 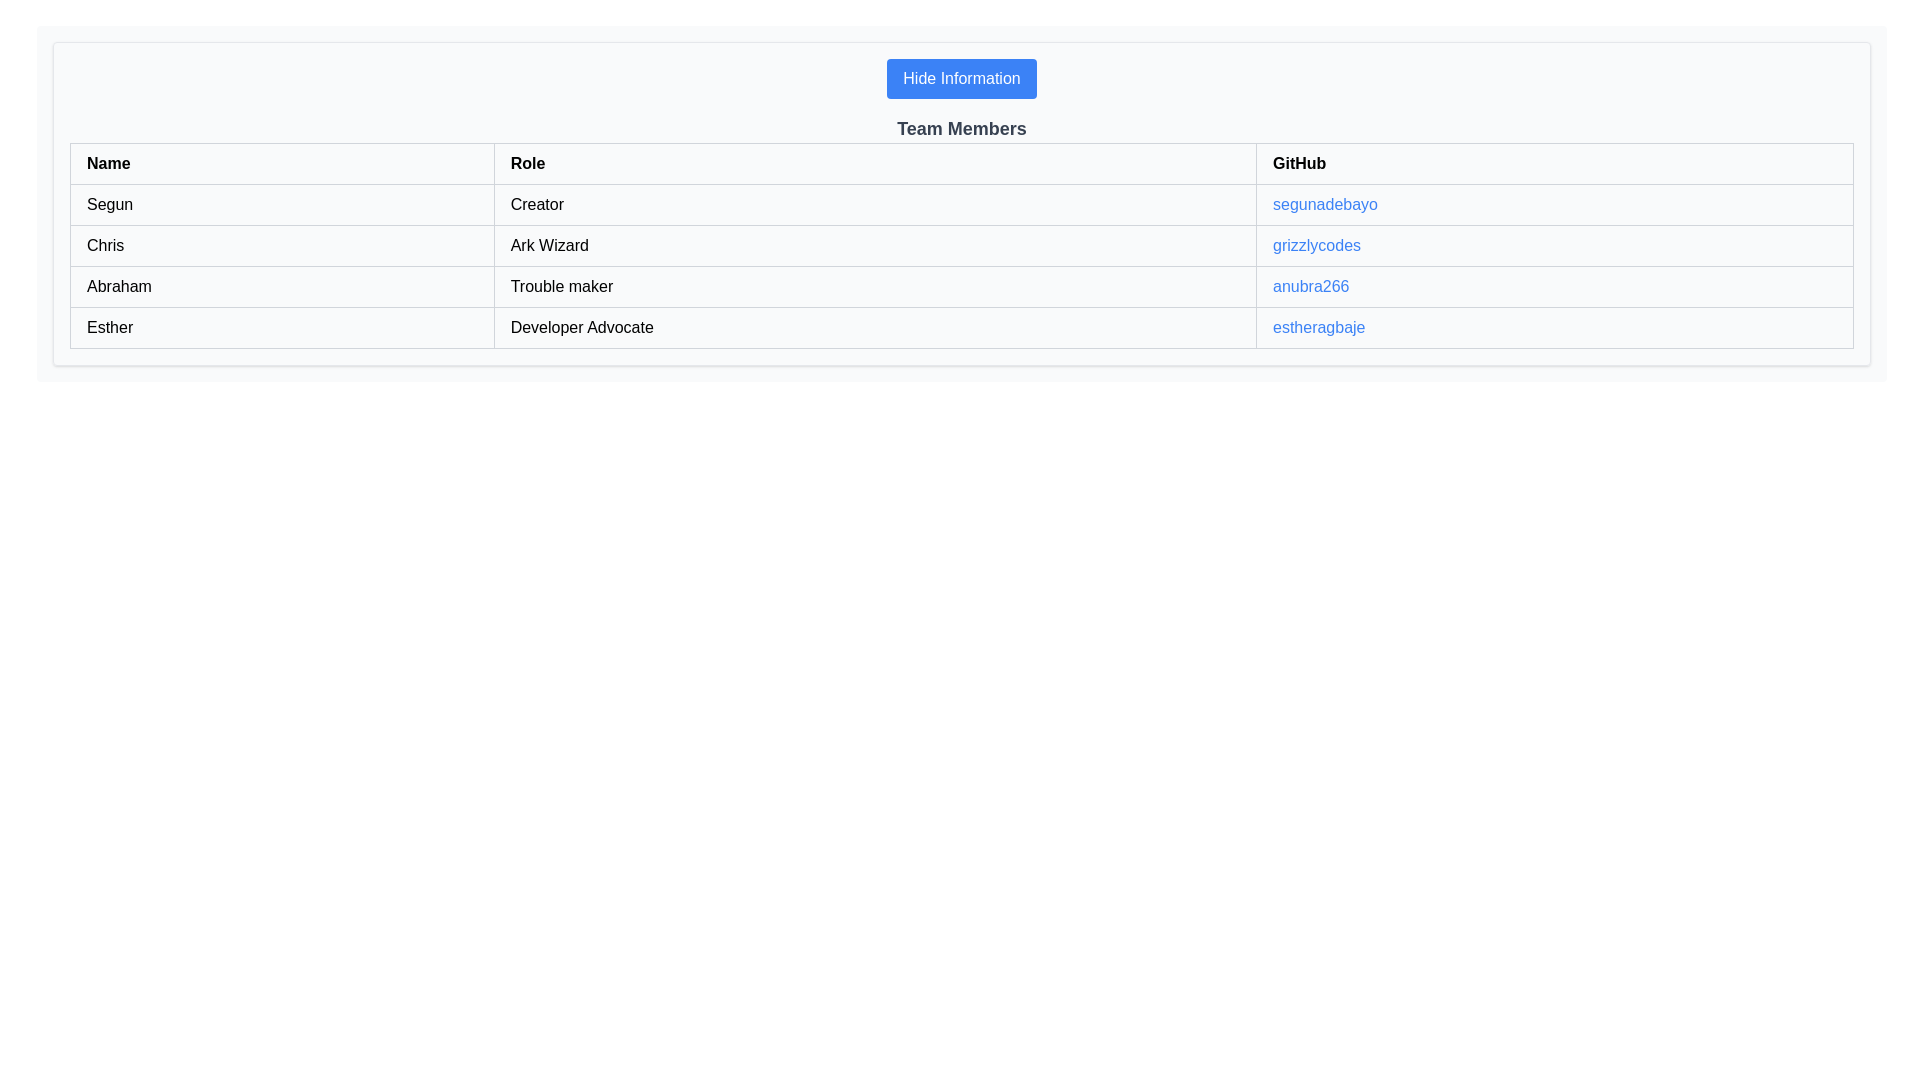 What do you see at coordinates (961, 128) in the screenshot?
I see `bold text labeled 'Team Members' which is styled in gray color and serves as a heading above the team member details table` at bounding box center [961, 128].